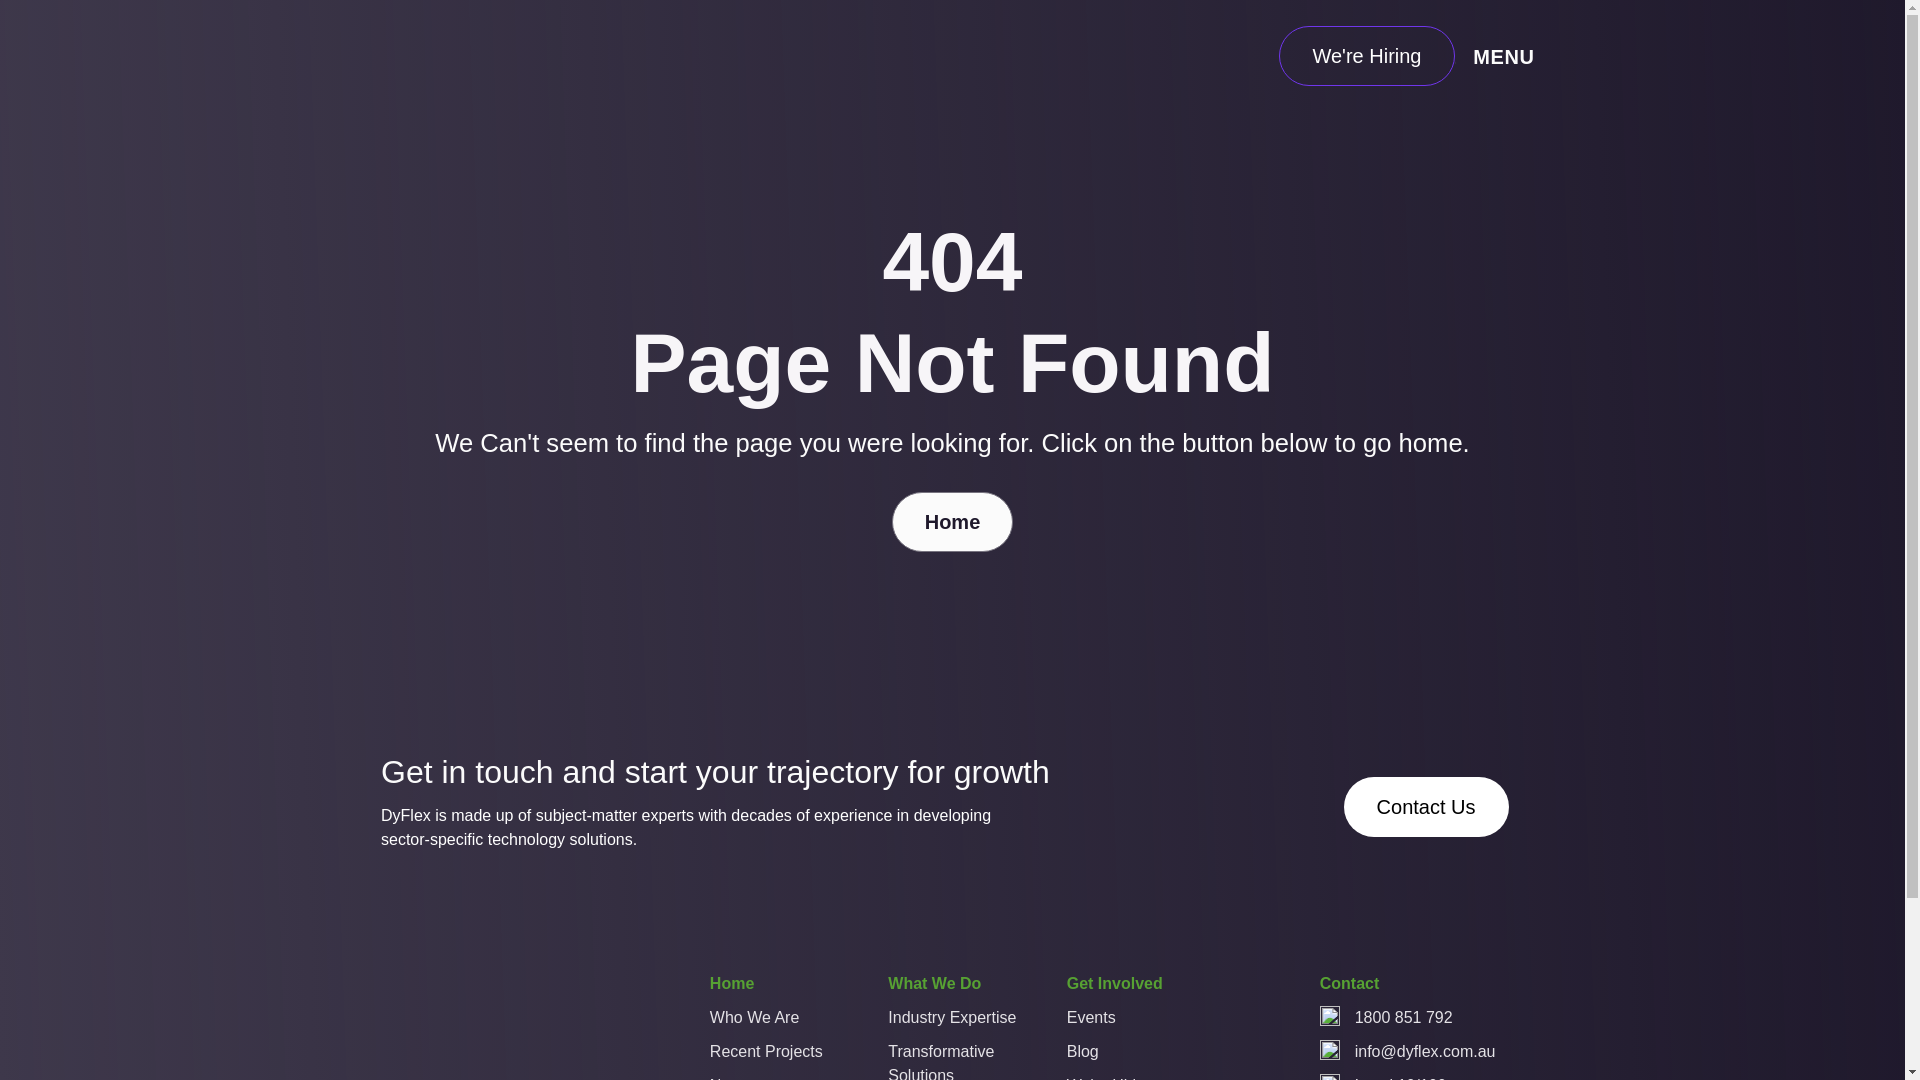 Image resolution: width=1920 pixels, height=1080 pixels. What do you see at coordinates (1402, 1018) in the screenshot?
I see `'1800 851 792'` at bounding box center [1402, 1018].